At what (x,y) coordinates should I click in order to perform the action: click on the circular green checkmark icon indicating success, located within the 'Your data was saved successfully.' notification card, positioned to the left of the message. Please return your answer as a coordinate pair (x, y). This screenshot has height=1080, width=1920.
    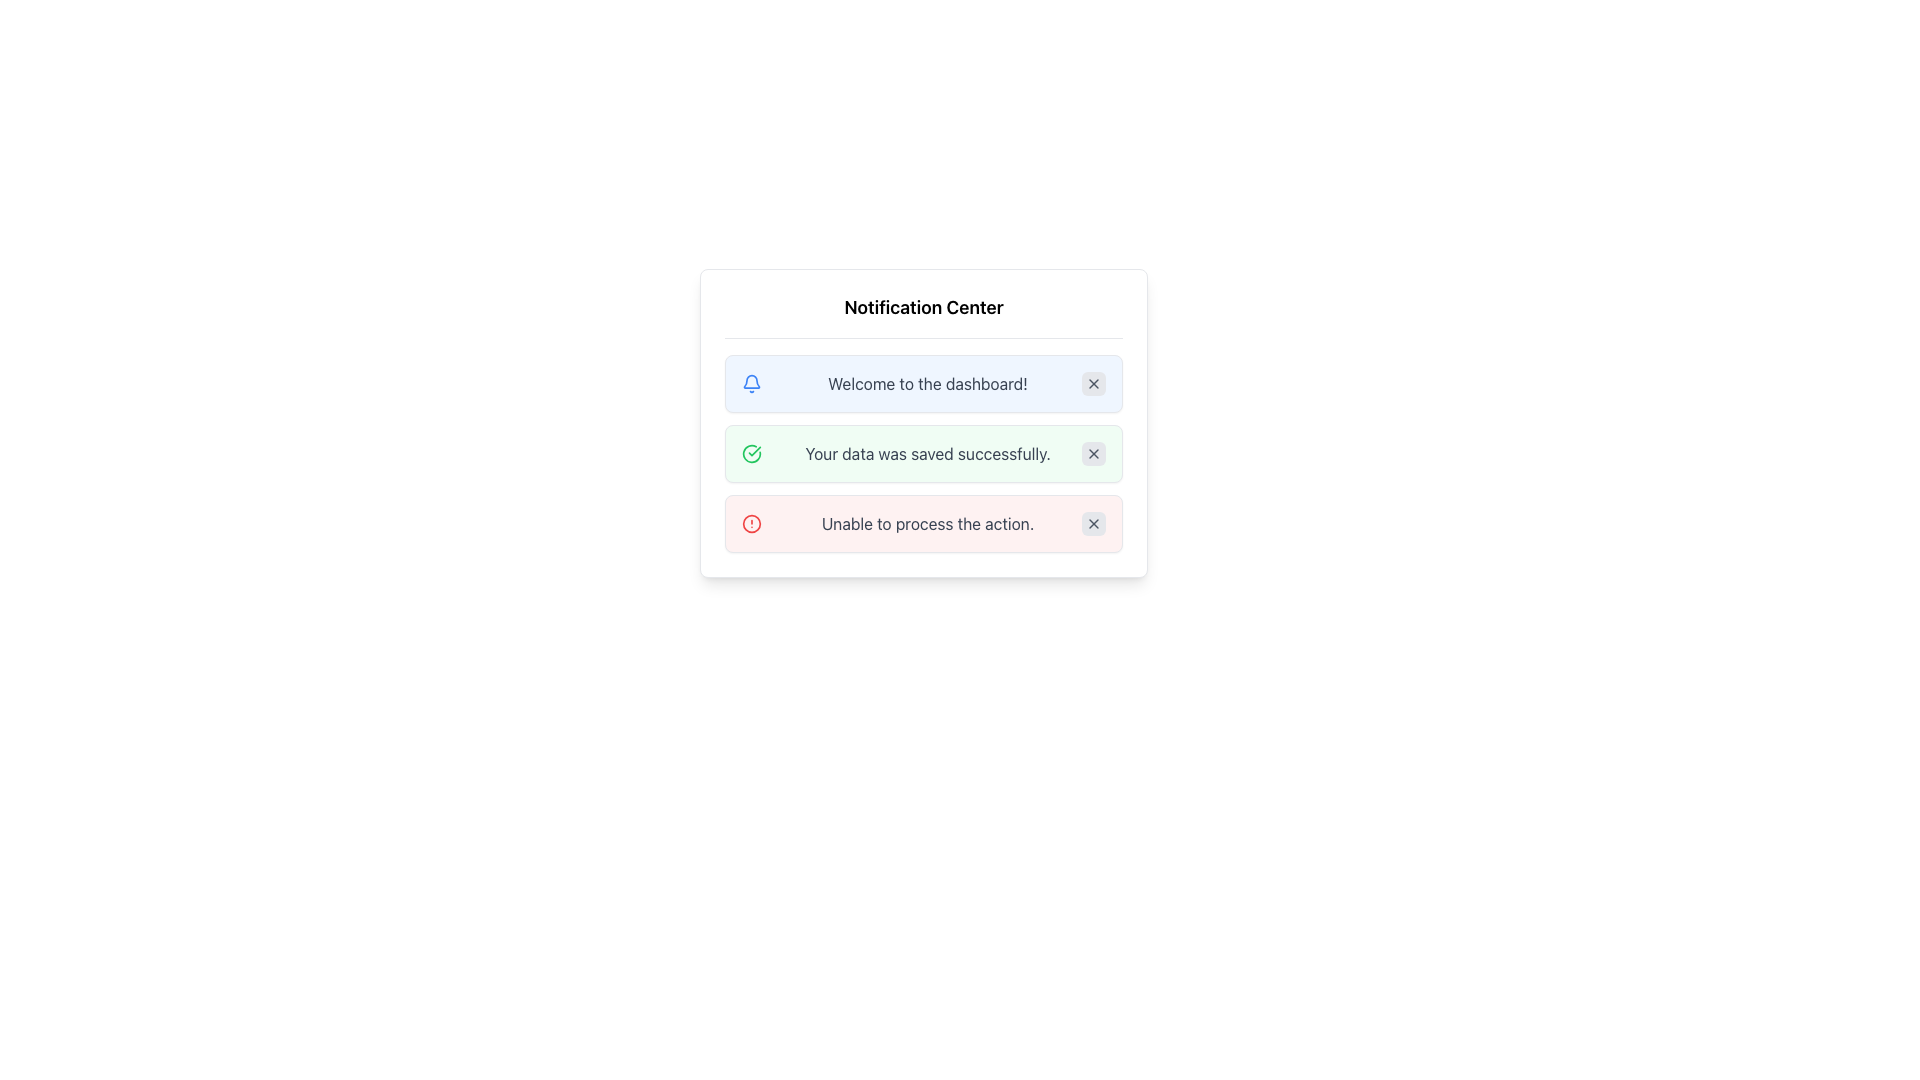
    Looking at the image, I should click on (751, 454).